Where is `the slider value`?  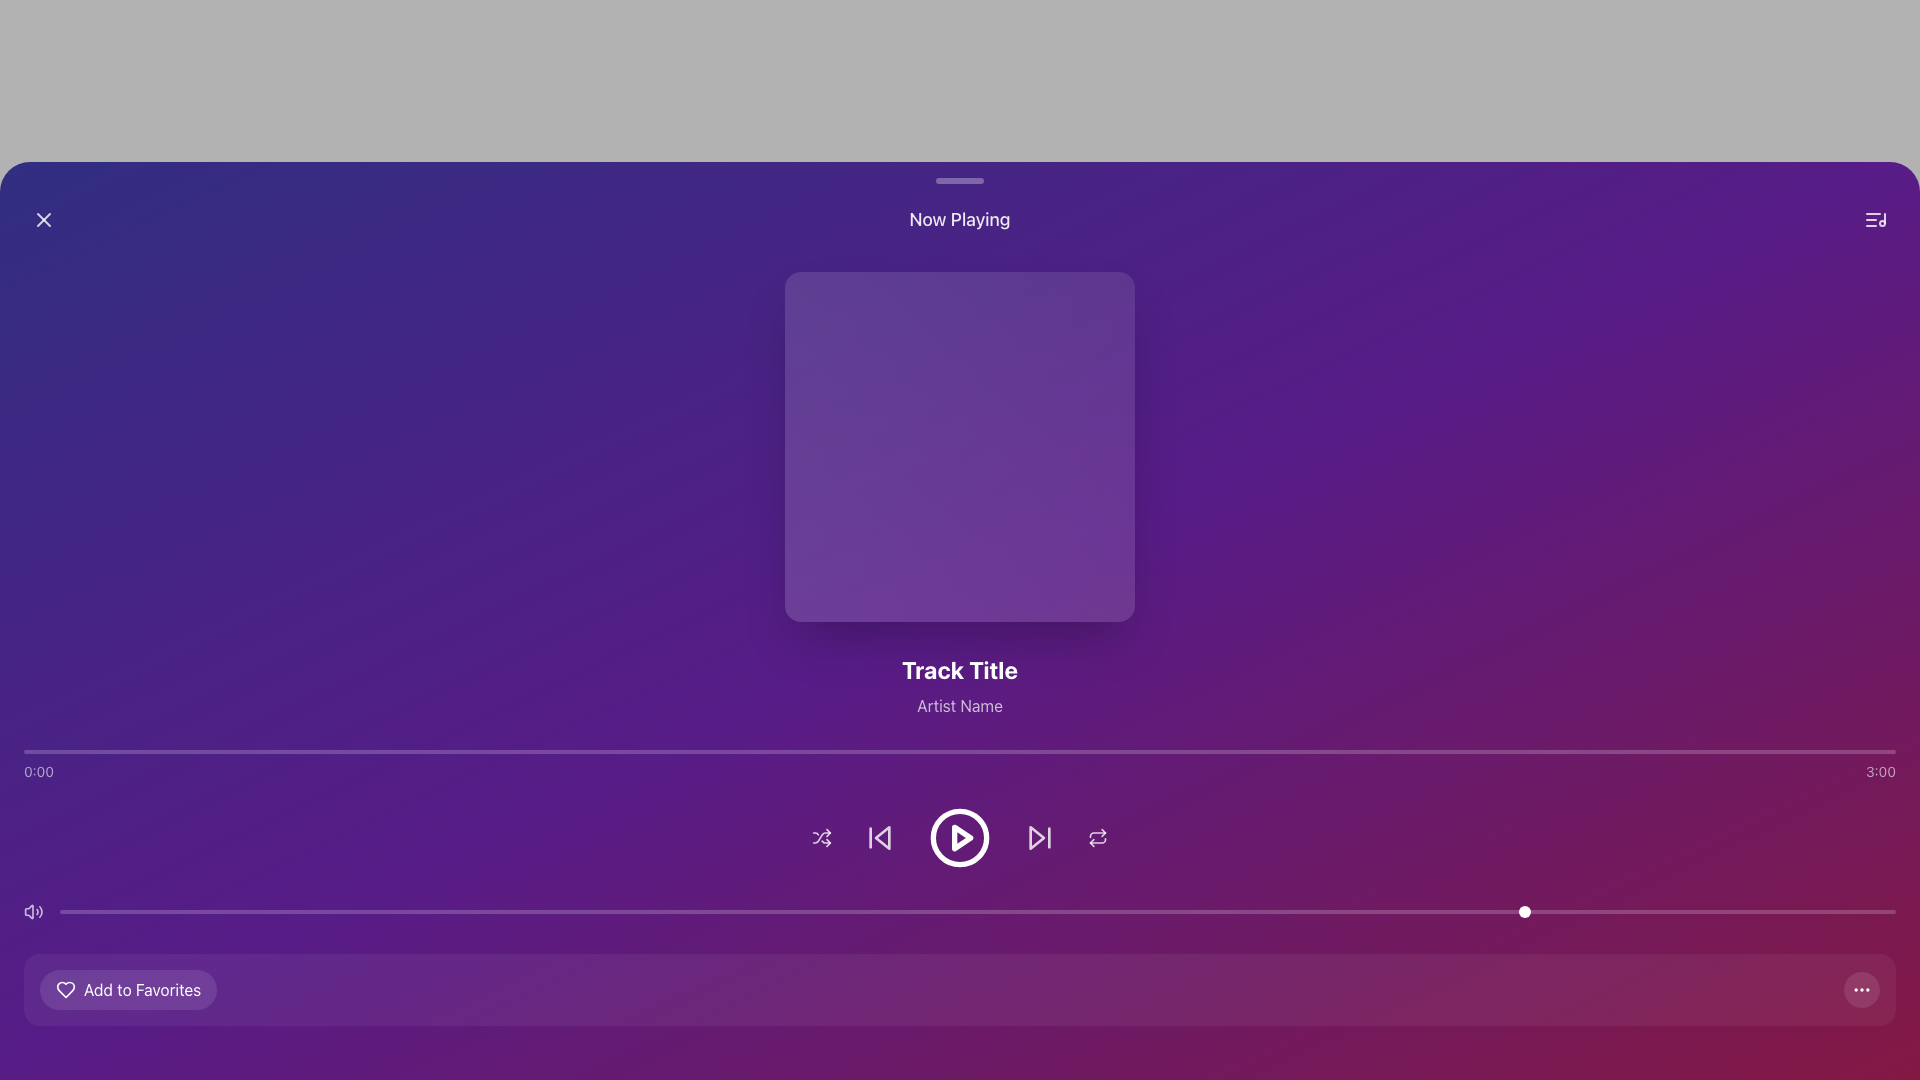
the slider value is located at coordinates (1068, 911).